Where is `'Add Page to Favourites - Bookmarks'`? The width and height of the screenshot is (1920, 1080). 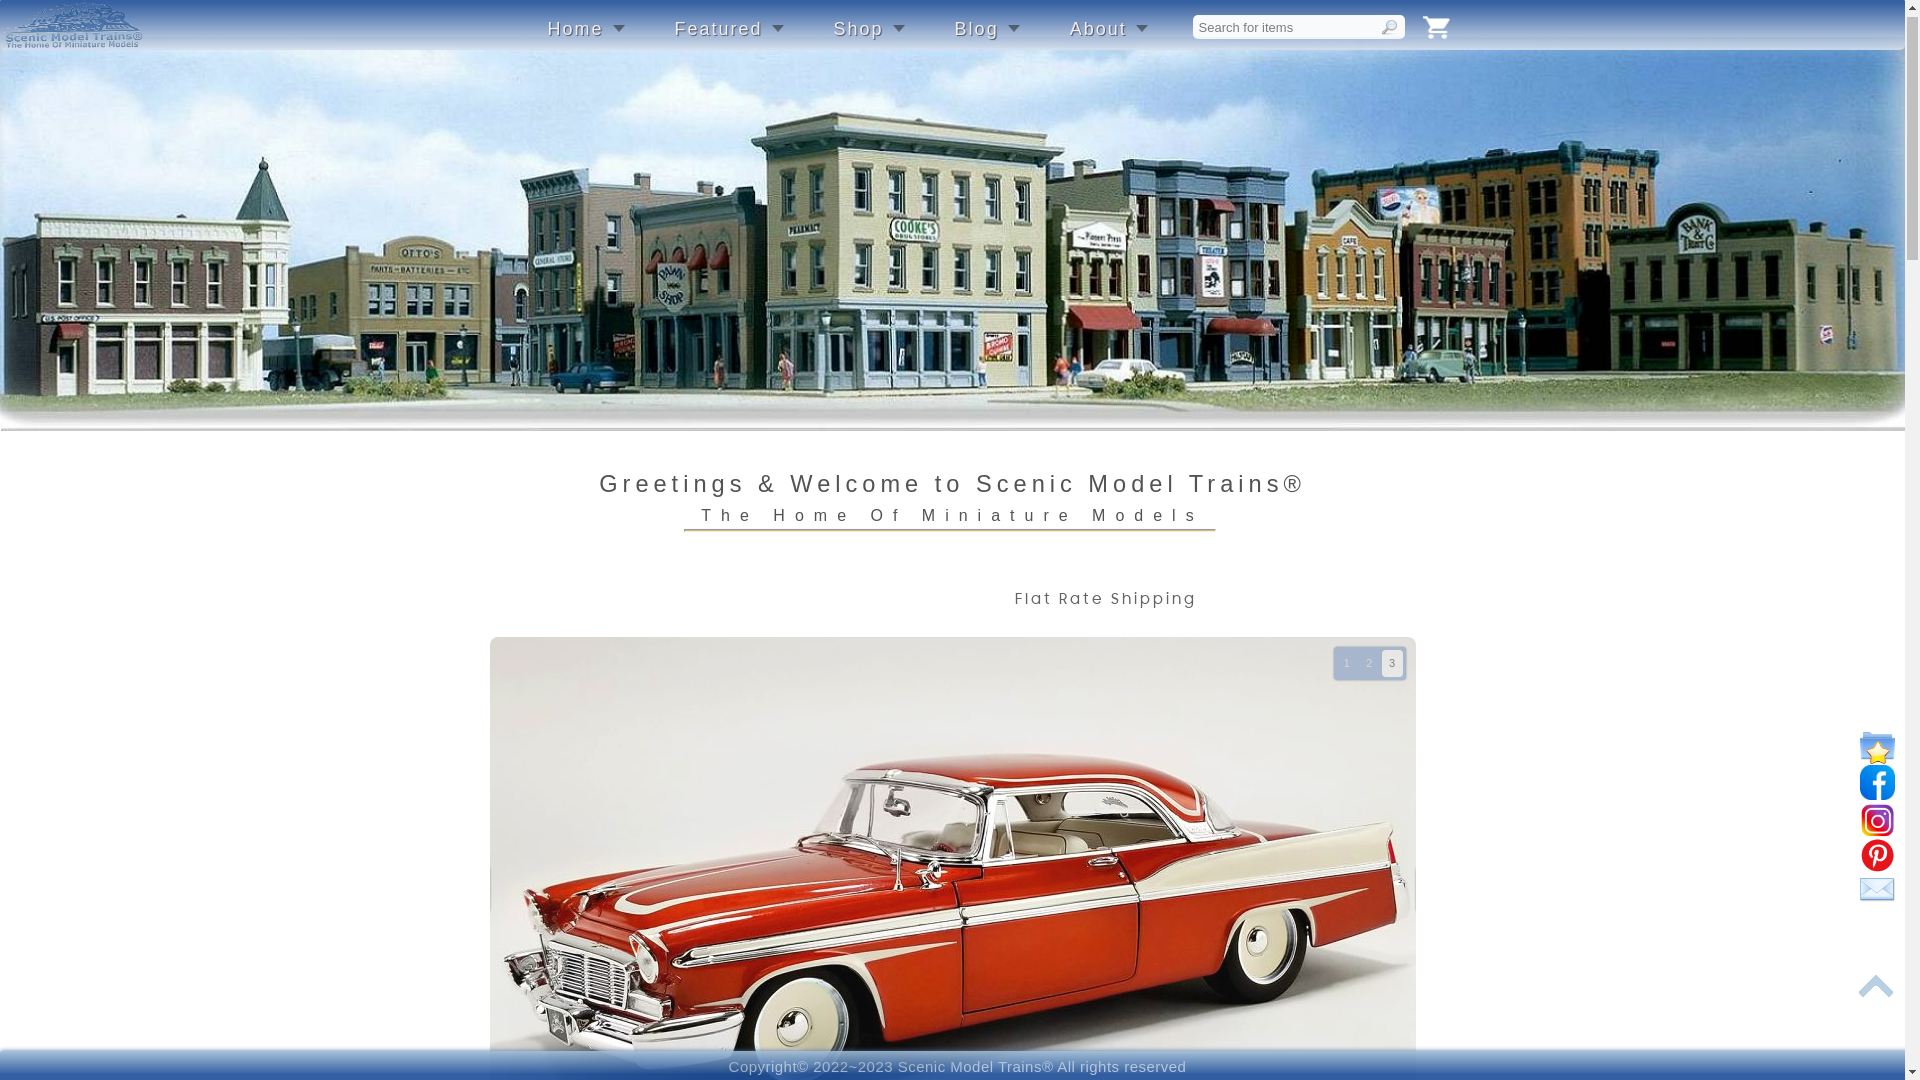
'Add Page to Favourites - Bookmarks' is located at coordinates (1876, 757).